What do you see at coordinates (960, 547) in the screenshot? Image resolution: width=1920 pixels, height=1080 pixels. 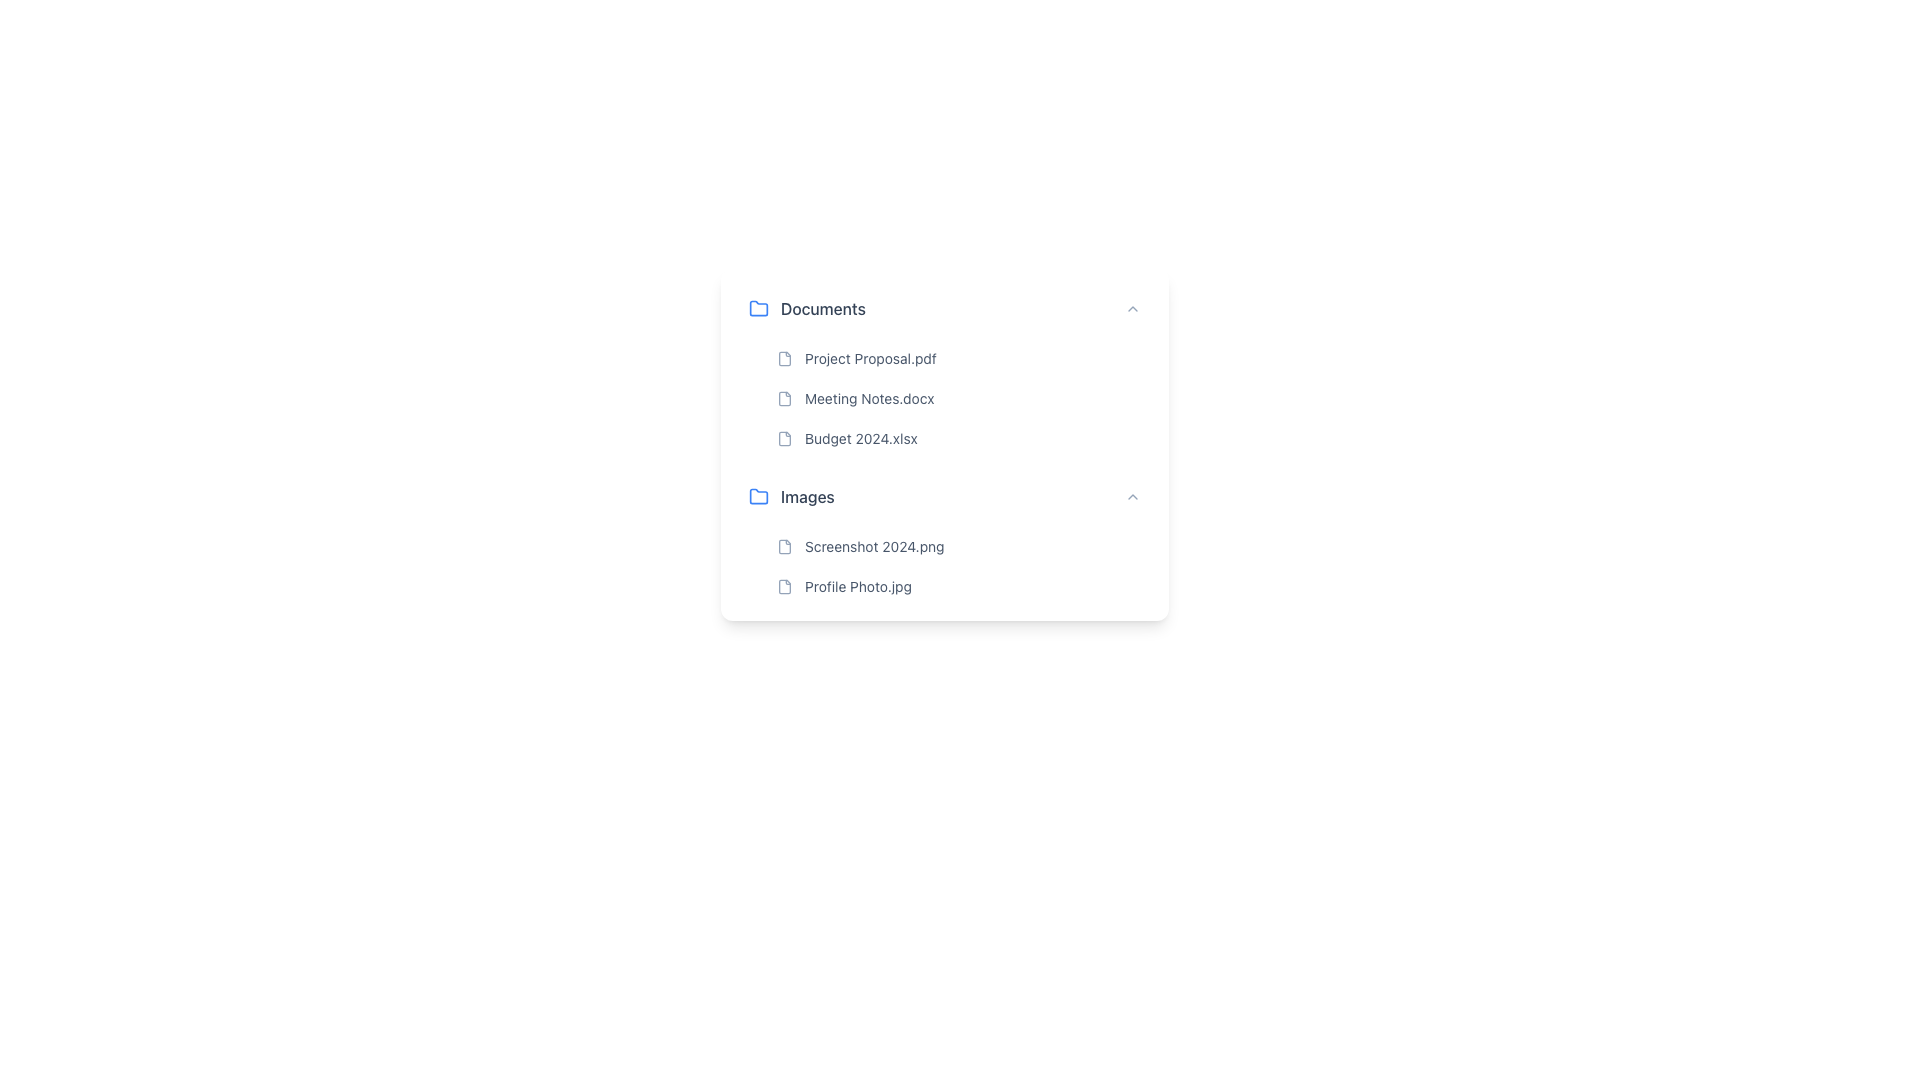 I see `the file entry representing 'Screenshot 2024.png'` at bounding box center [960, 547].